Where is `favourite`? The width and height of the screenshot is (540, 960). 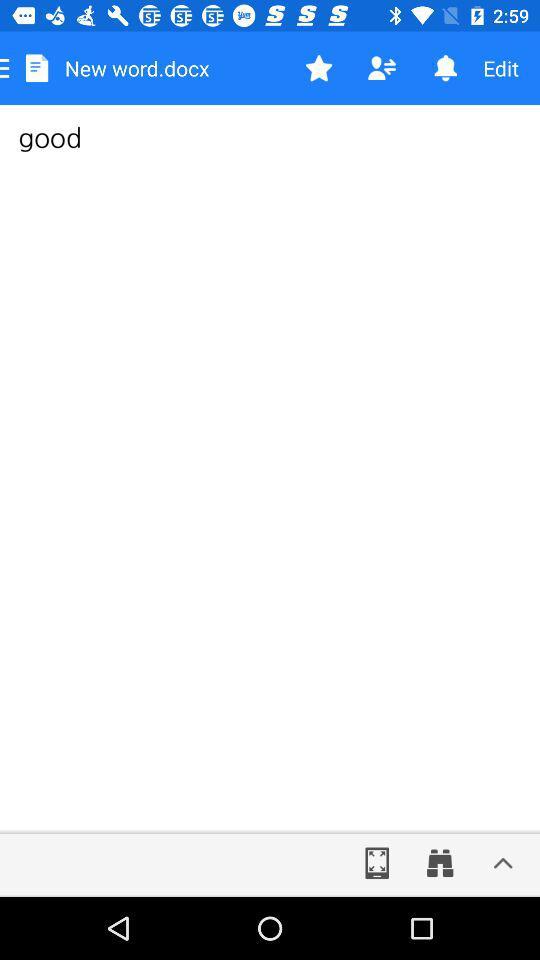 favourite is located at coordinates (319, 68).